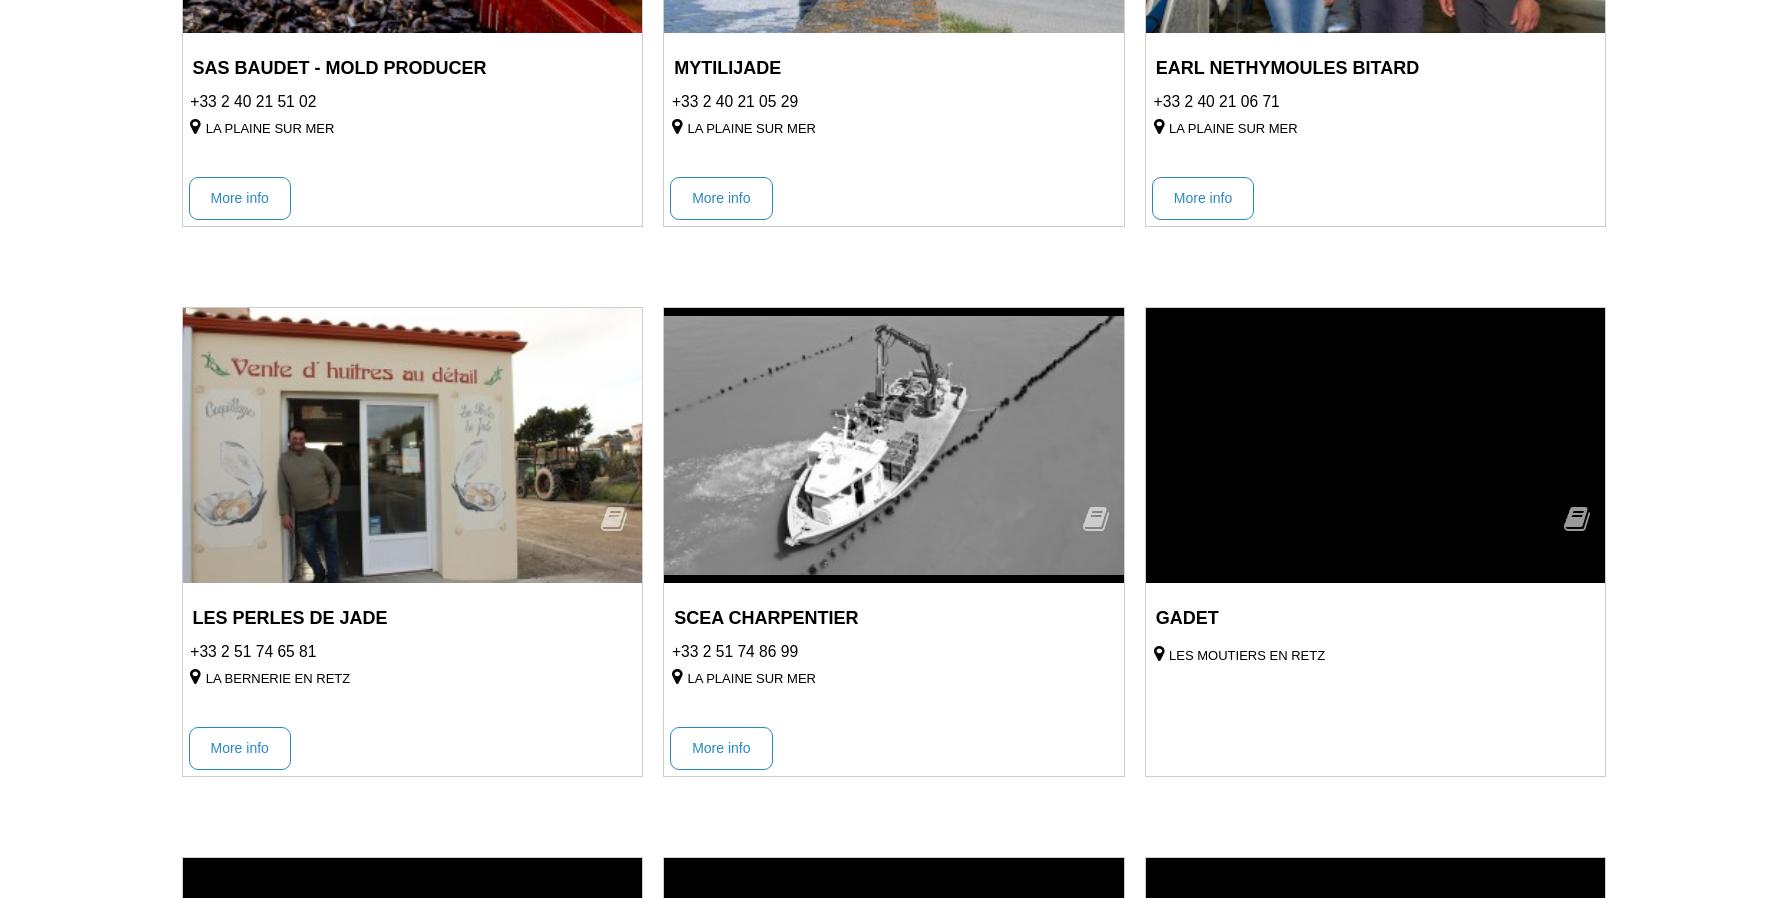 This screenshot has width=1788, height=898. Describe the element at coordinates (726, 66) in the screenshot. I see `'MYTILIJADE'` at that location.